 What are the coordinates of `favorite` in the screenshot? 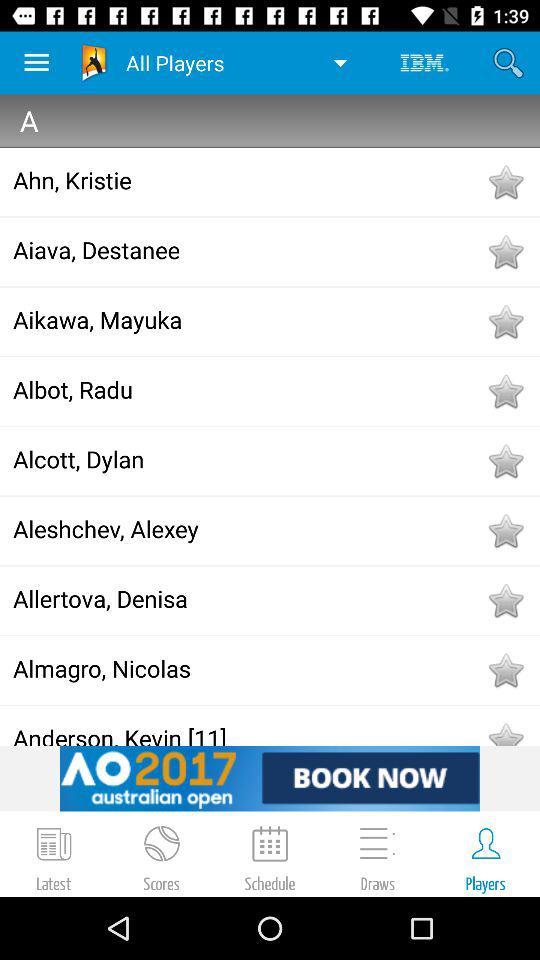 It's located at (504, 461).